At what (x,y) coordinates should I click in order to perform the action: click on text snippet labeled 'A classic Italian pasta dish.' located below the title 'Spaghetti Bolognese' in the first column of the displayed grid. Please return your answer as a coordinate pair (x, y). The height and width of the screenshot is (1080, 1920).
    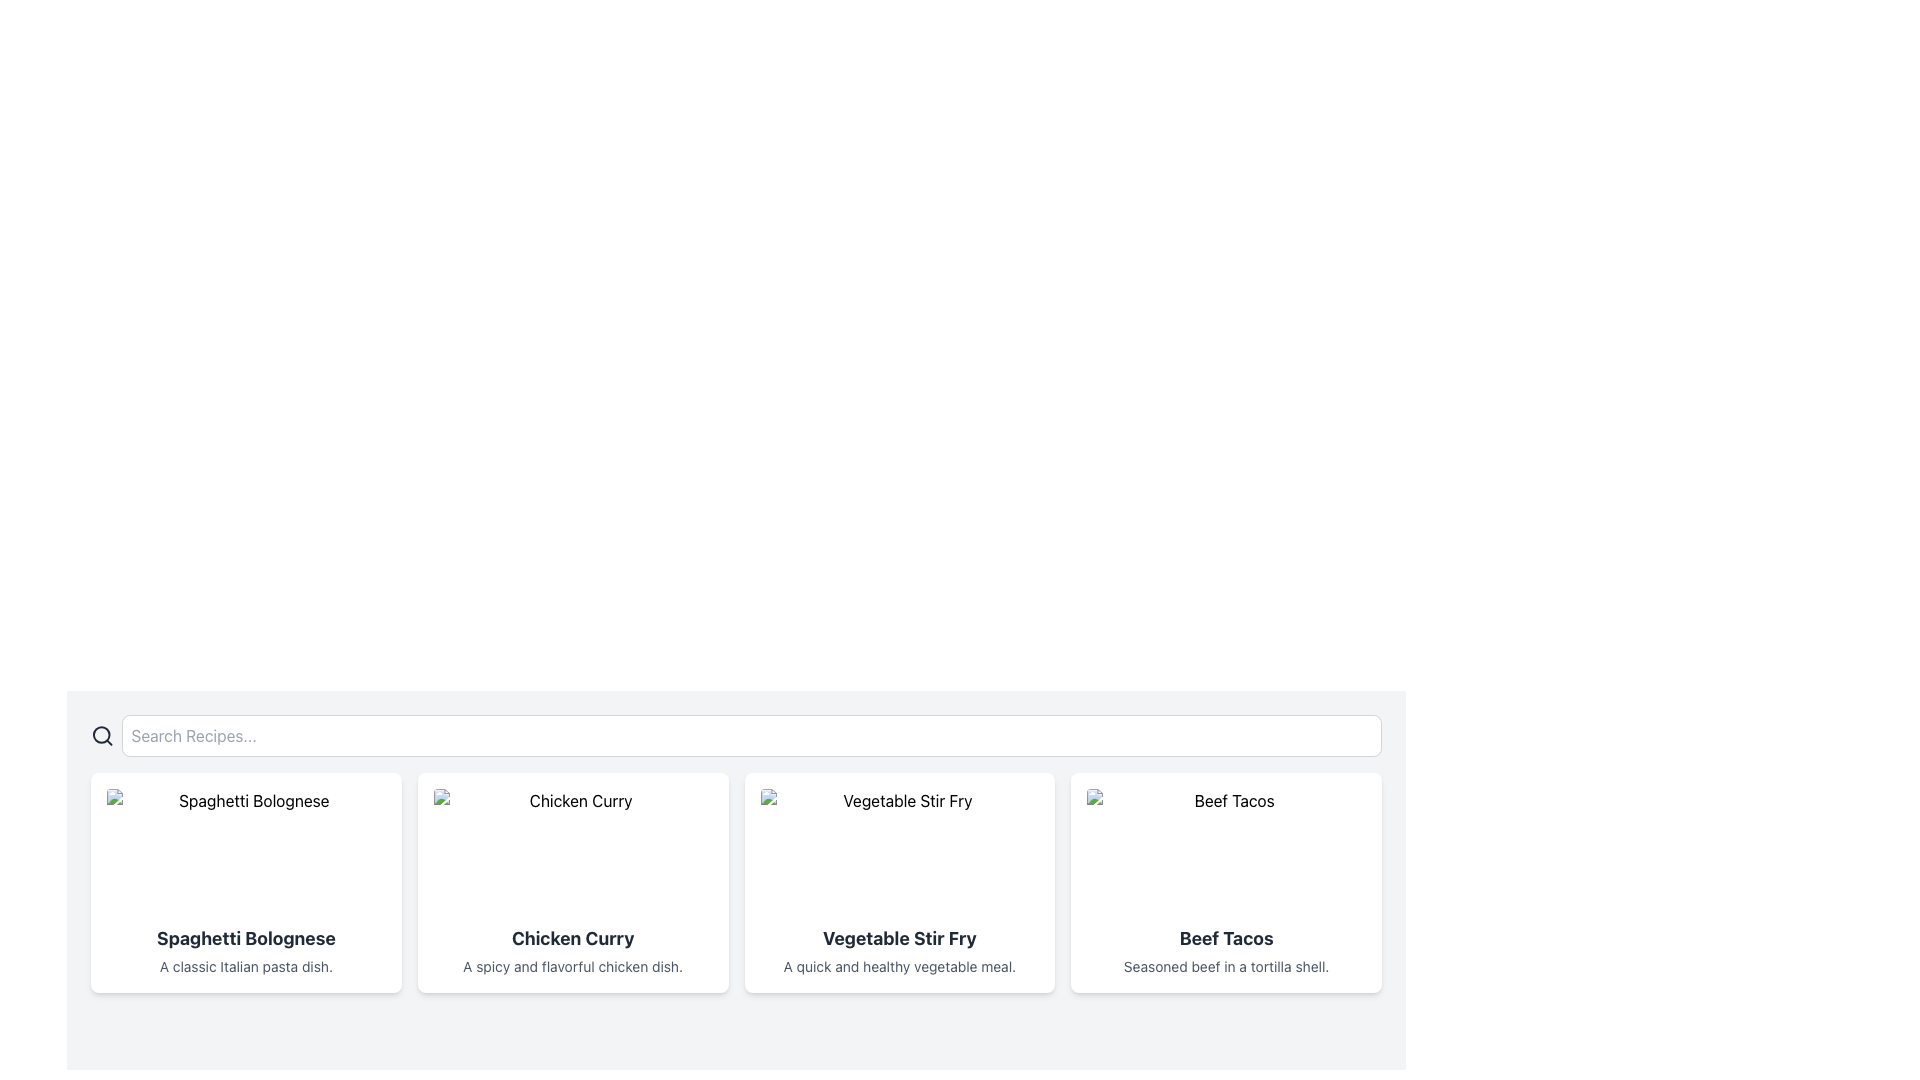
    Looking at the image, I should click on (245, 966).